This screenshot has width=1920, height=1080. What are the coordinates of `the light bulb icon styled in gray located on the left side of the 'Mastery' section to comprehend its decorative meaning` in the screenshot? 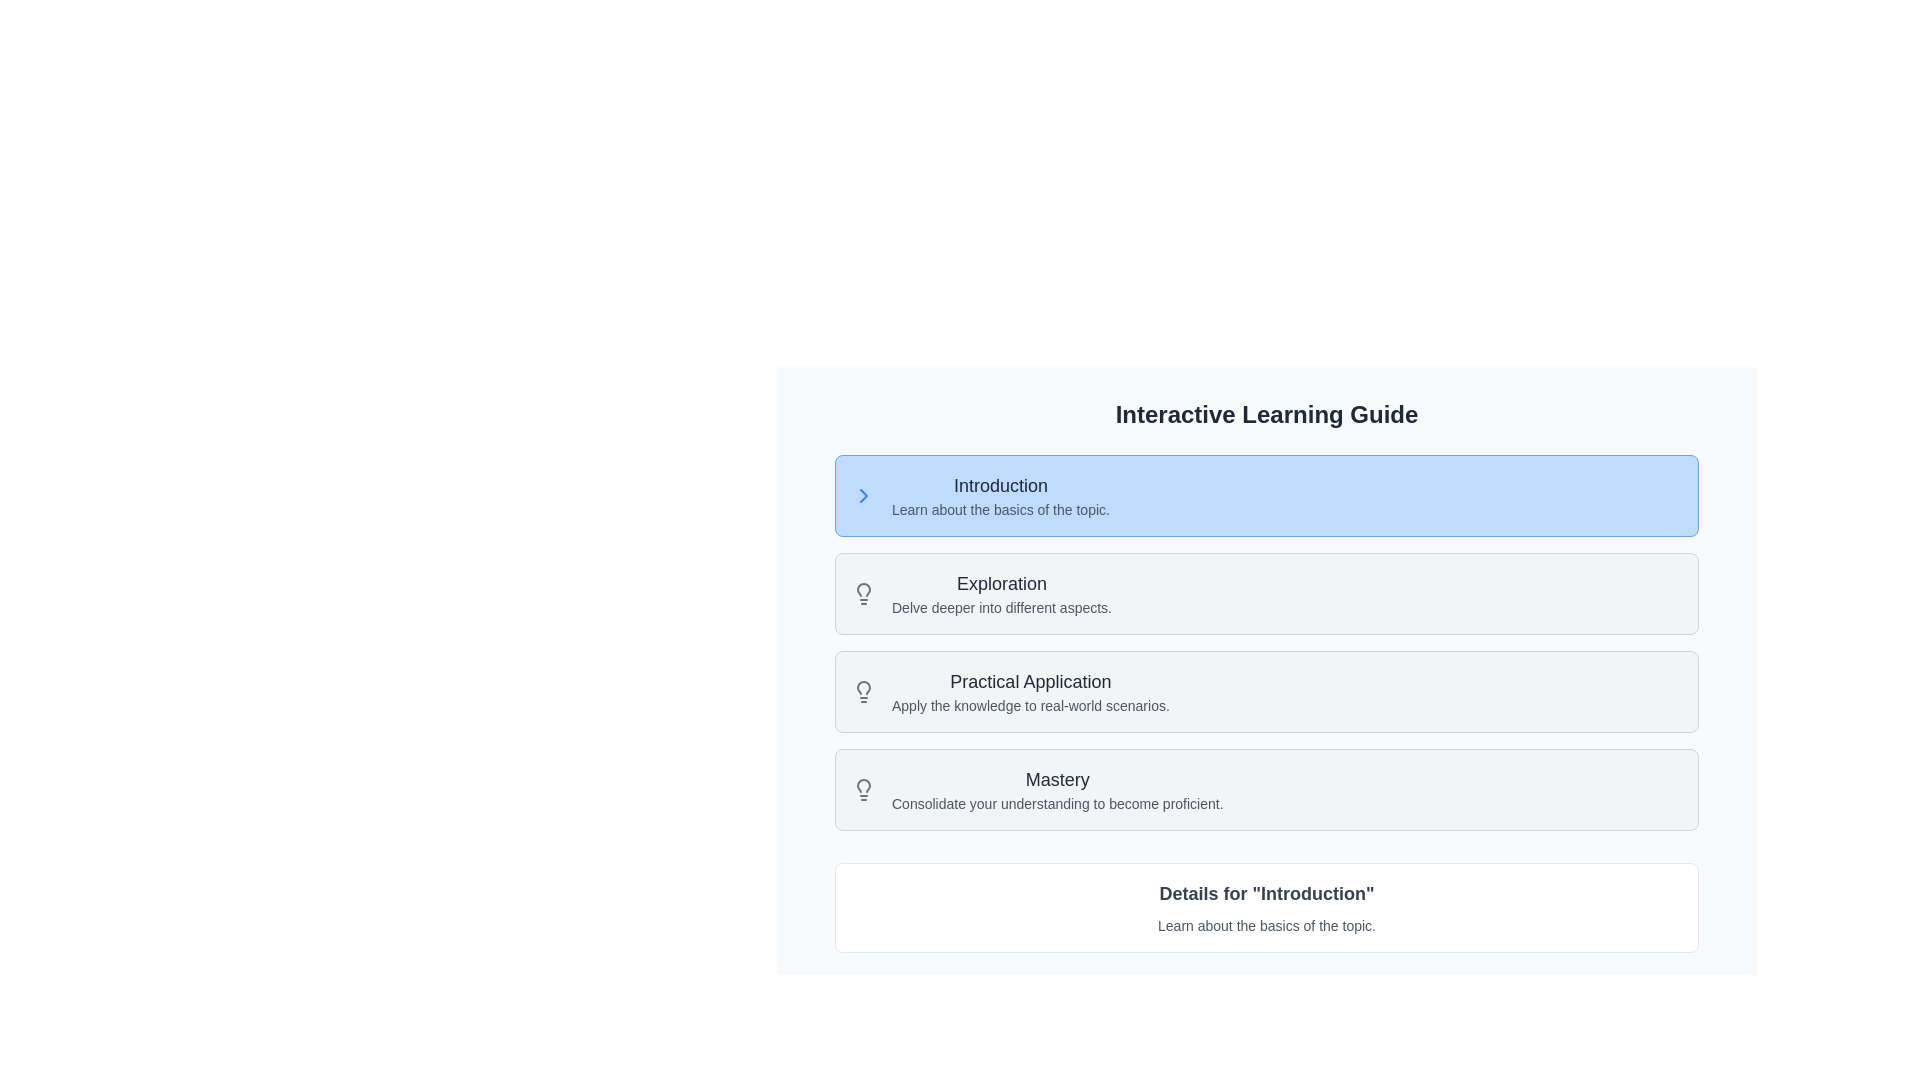 It's located at (864, 789).